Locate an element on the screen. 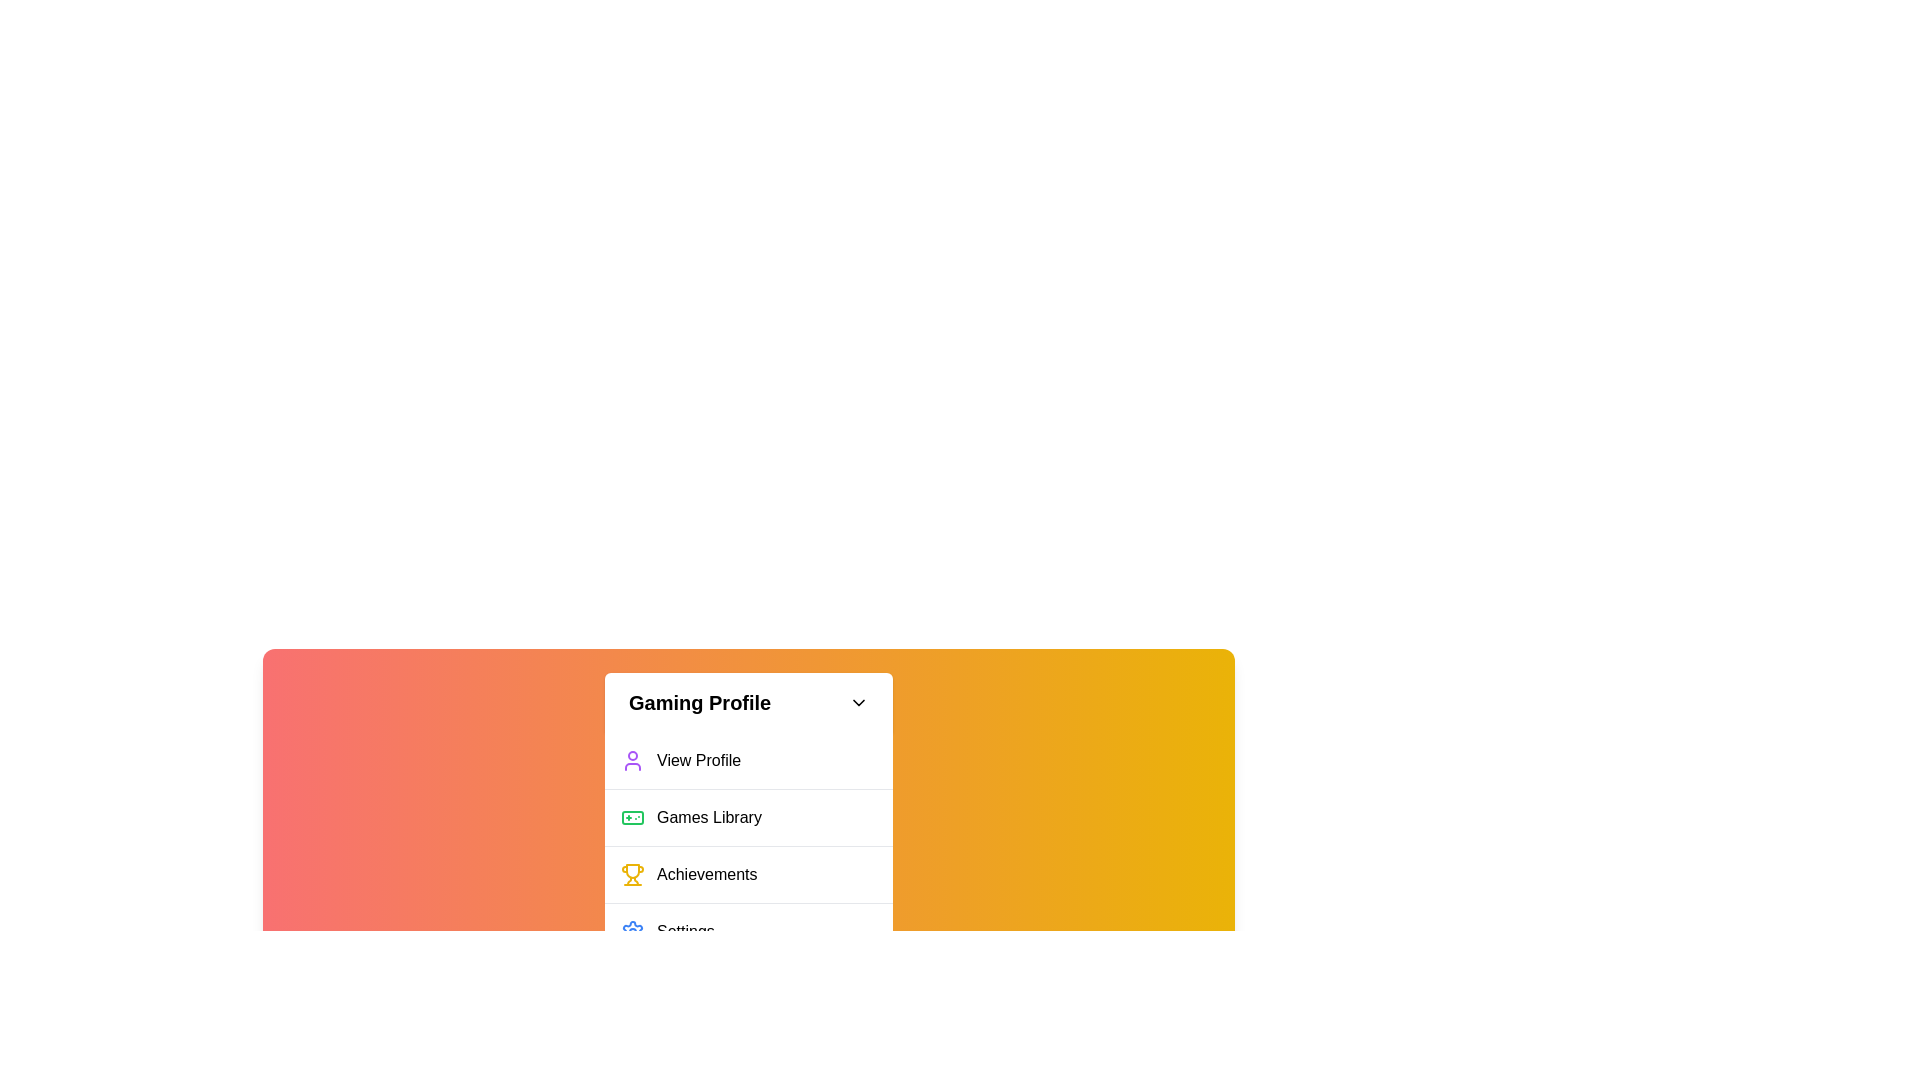 This screenshot has height=1080, width=1920. the 'Settings' option in the menu is located at coordinates (747, 931).